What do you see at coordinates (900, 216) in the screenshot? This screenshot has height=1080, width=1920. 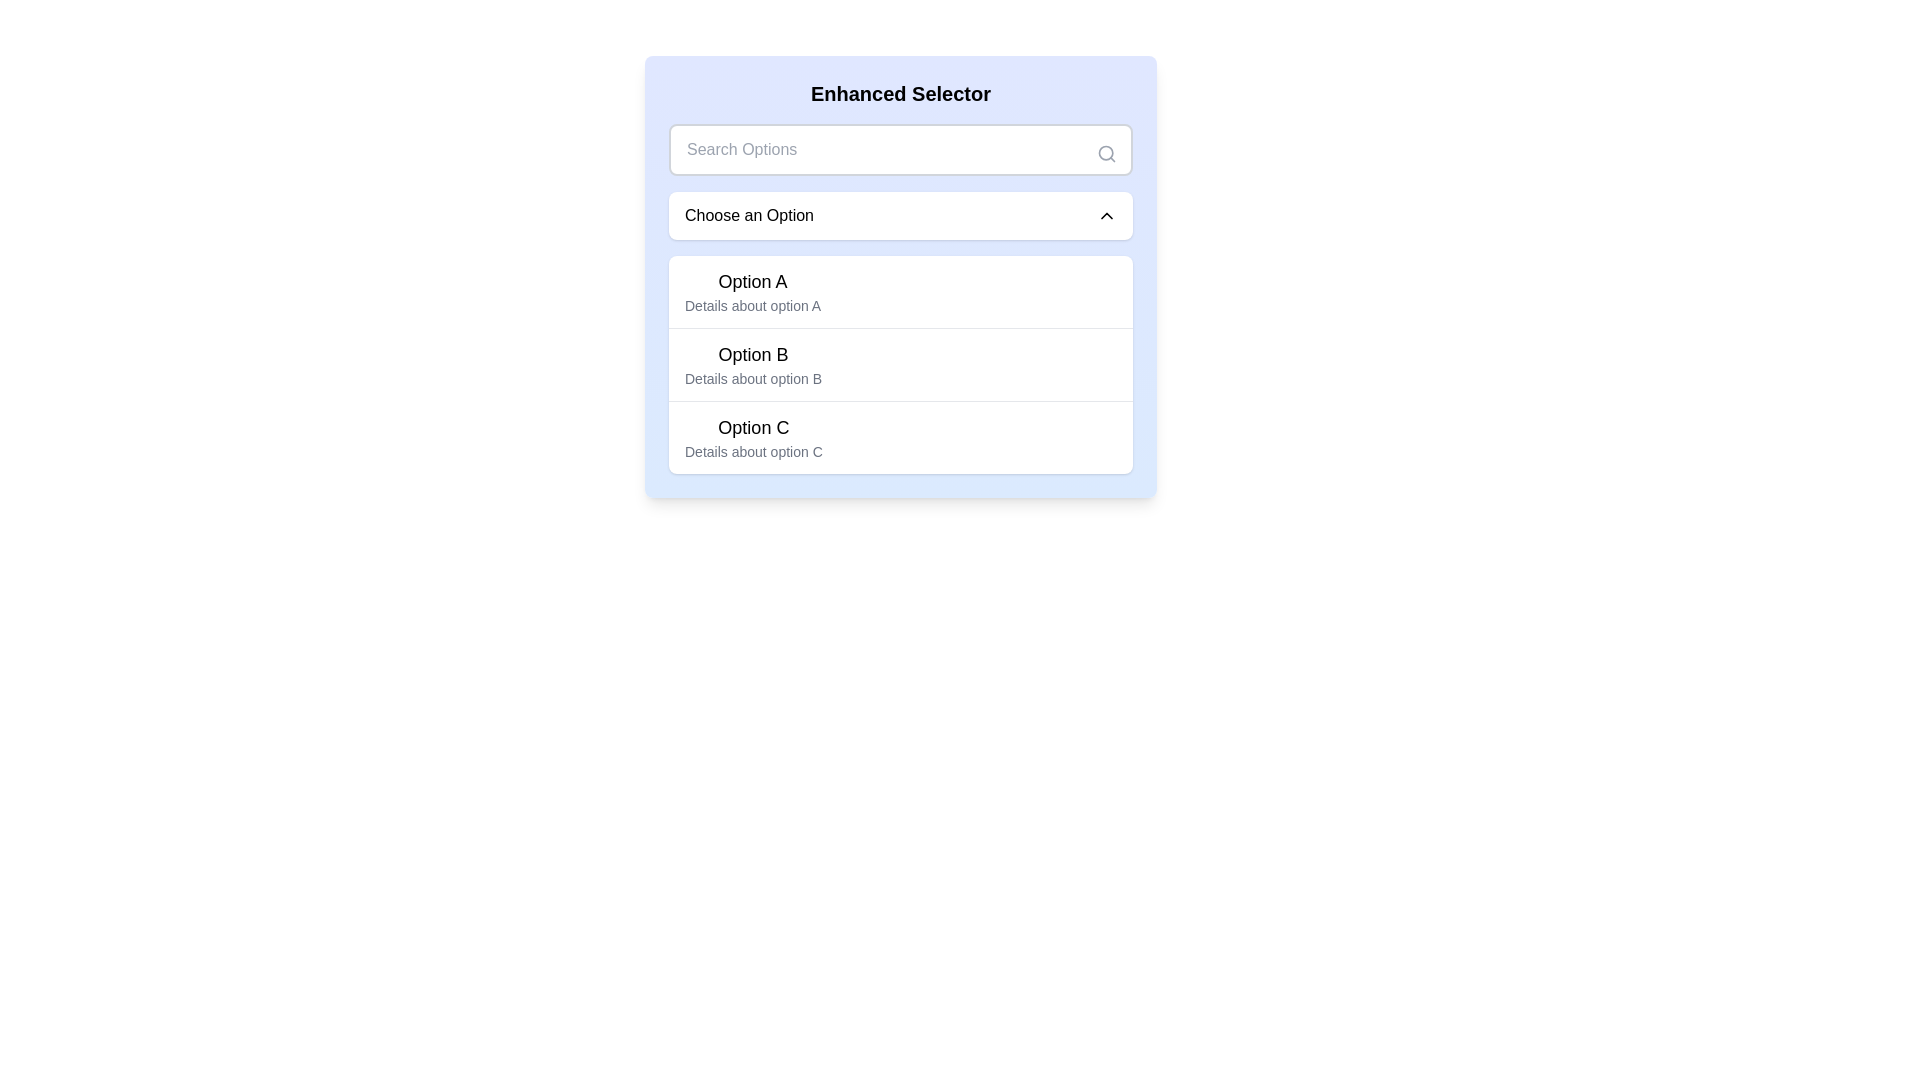 I see `the dropdown menu labeled 'Choose an Option'` at bounding box center [900, 216].